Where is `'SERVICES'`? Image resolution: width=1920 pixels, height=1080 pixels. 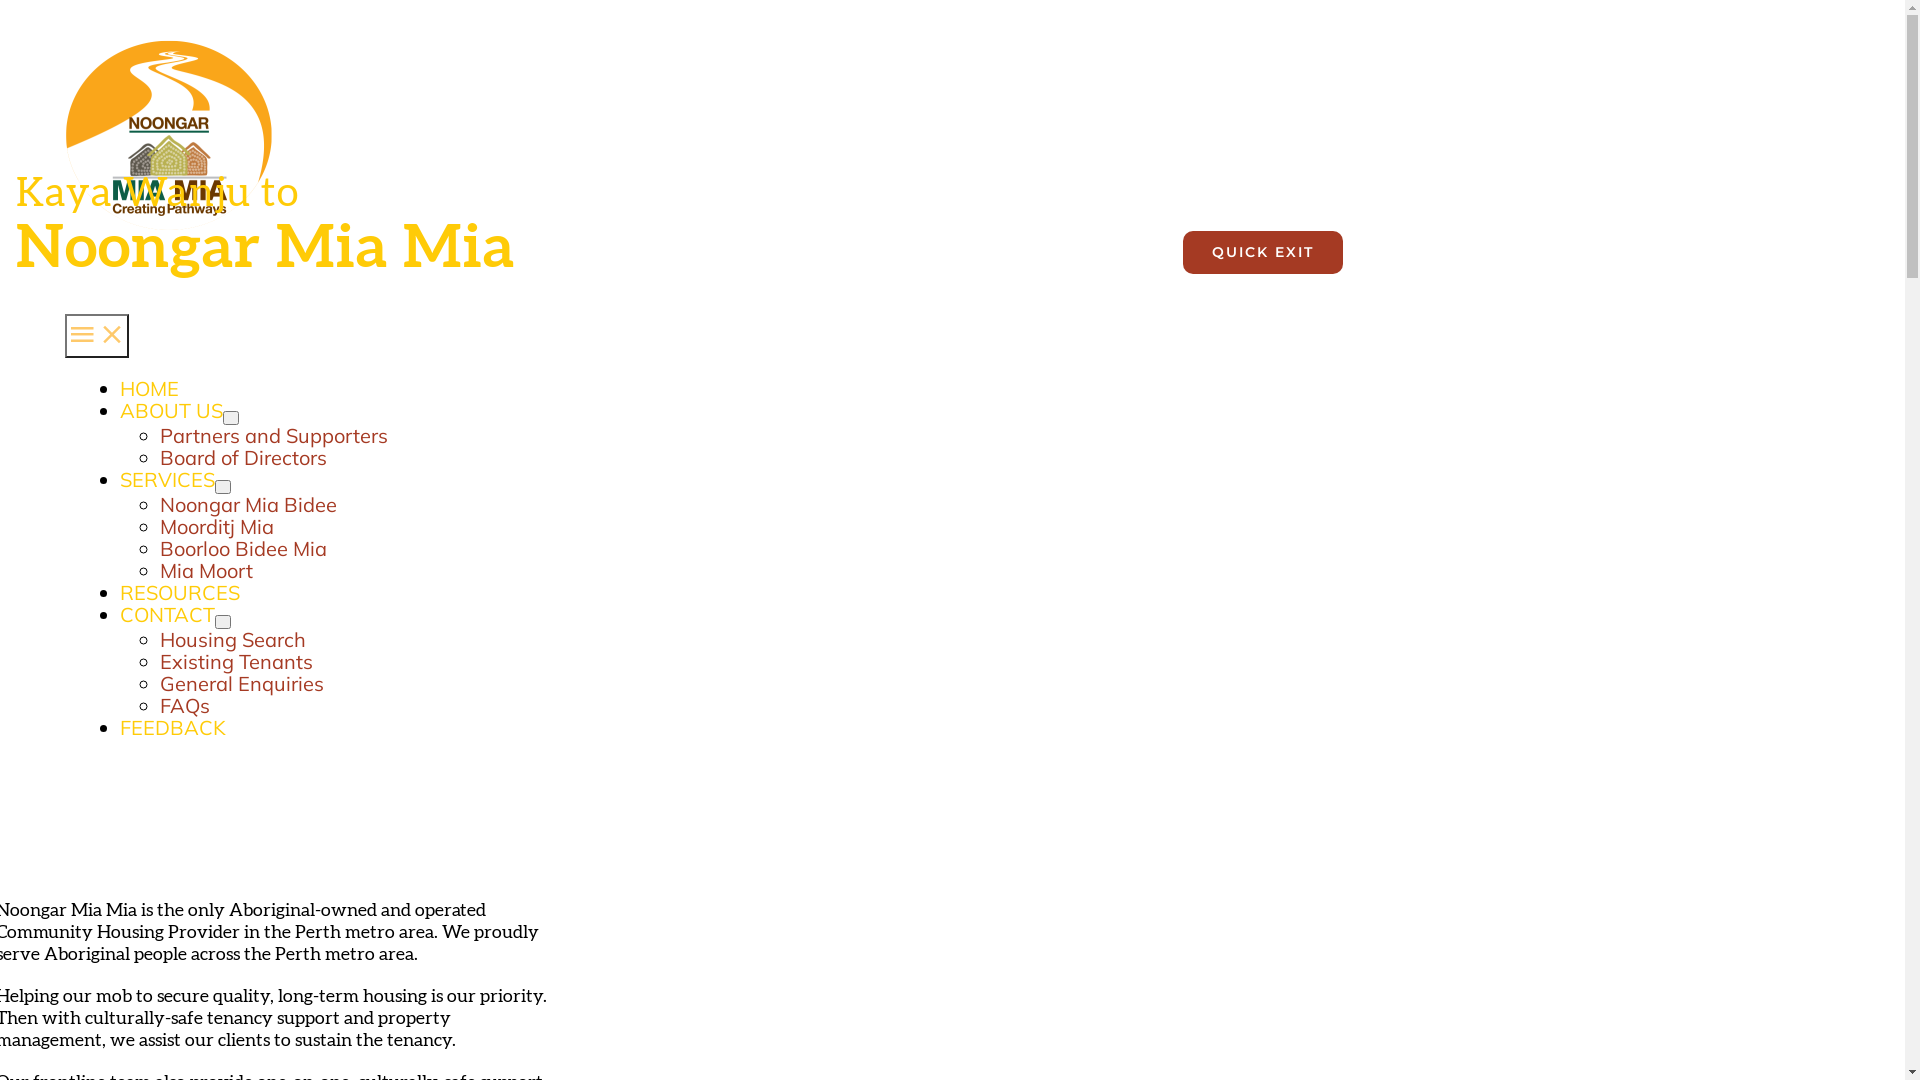
'SERVICES' is located at coordinates (167, 479).